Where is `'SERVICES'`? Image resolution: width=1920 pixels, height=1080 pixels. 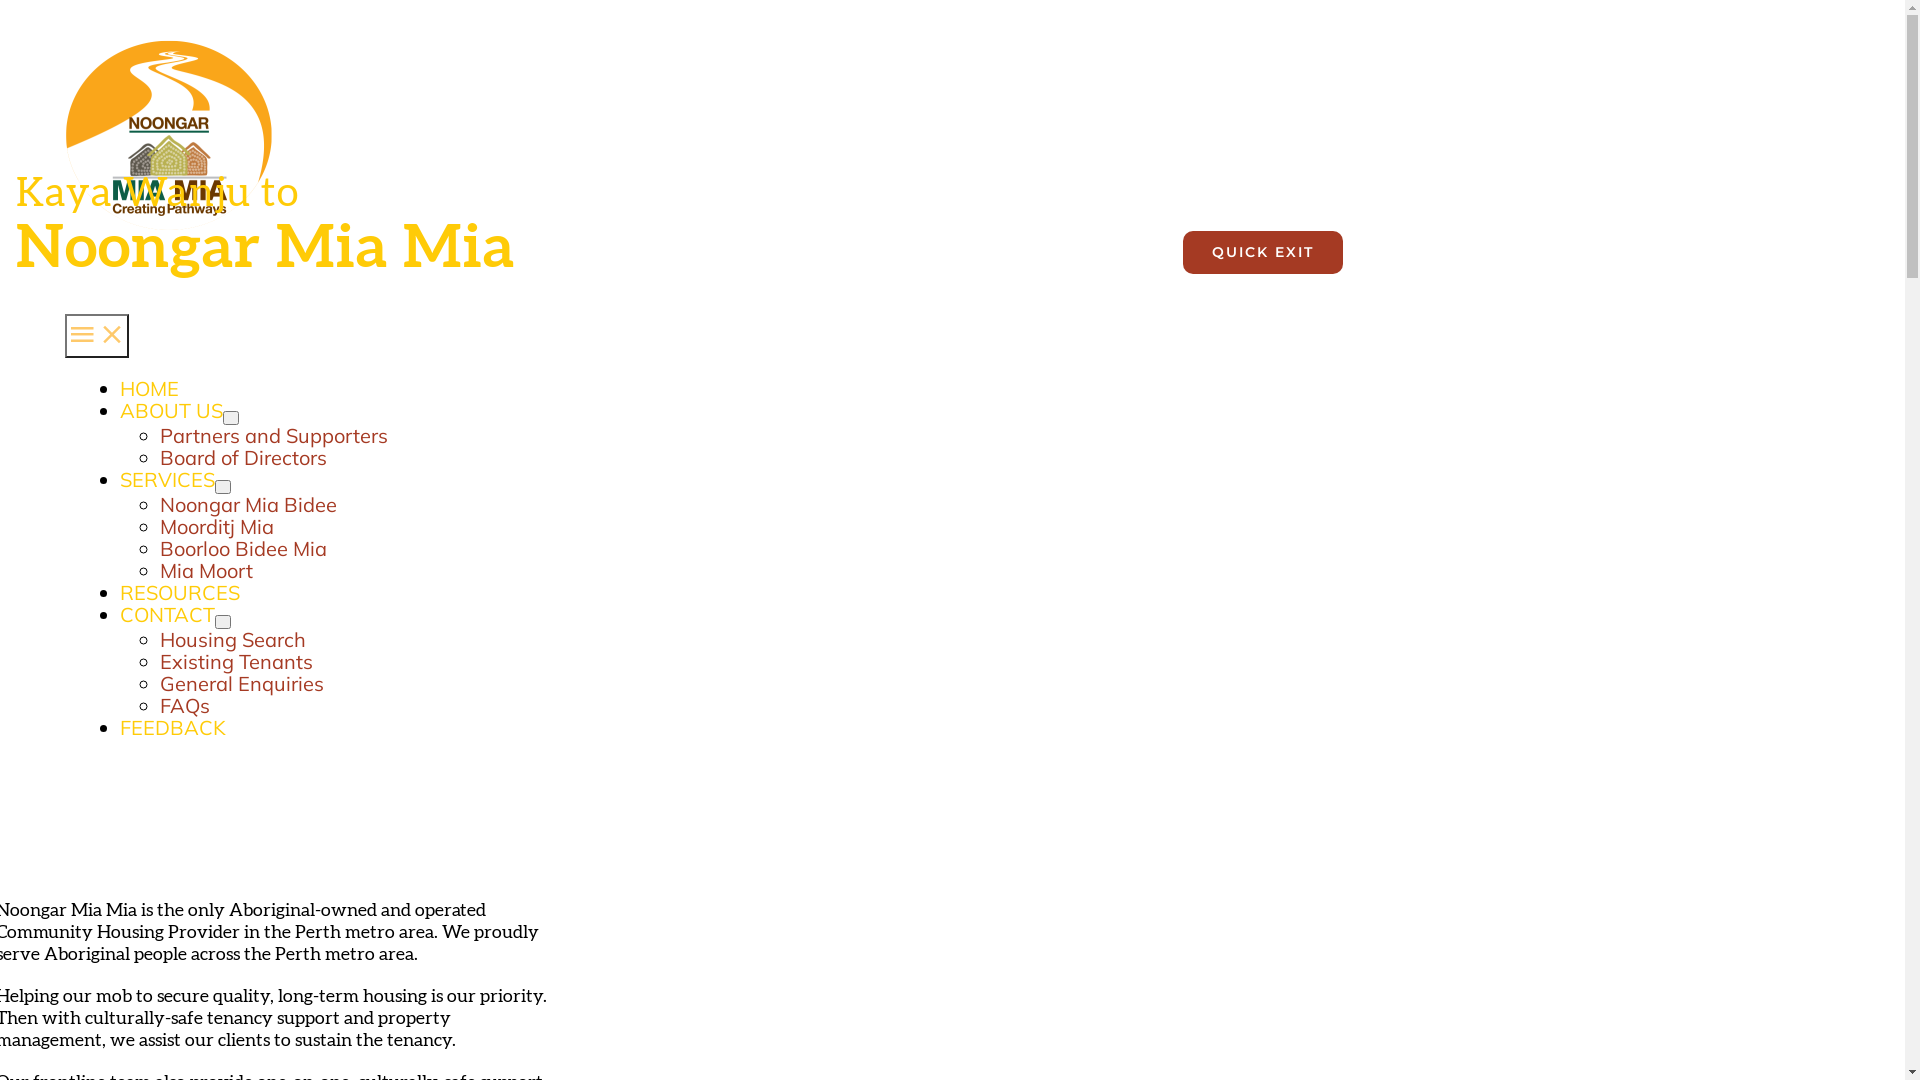
'SERVICES' is located at coordinates (167, 479).